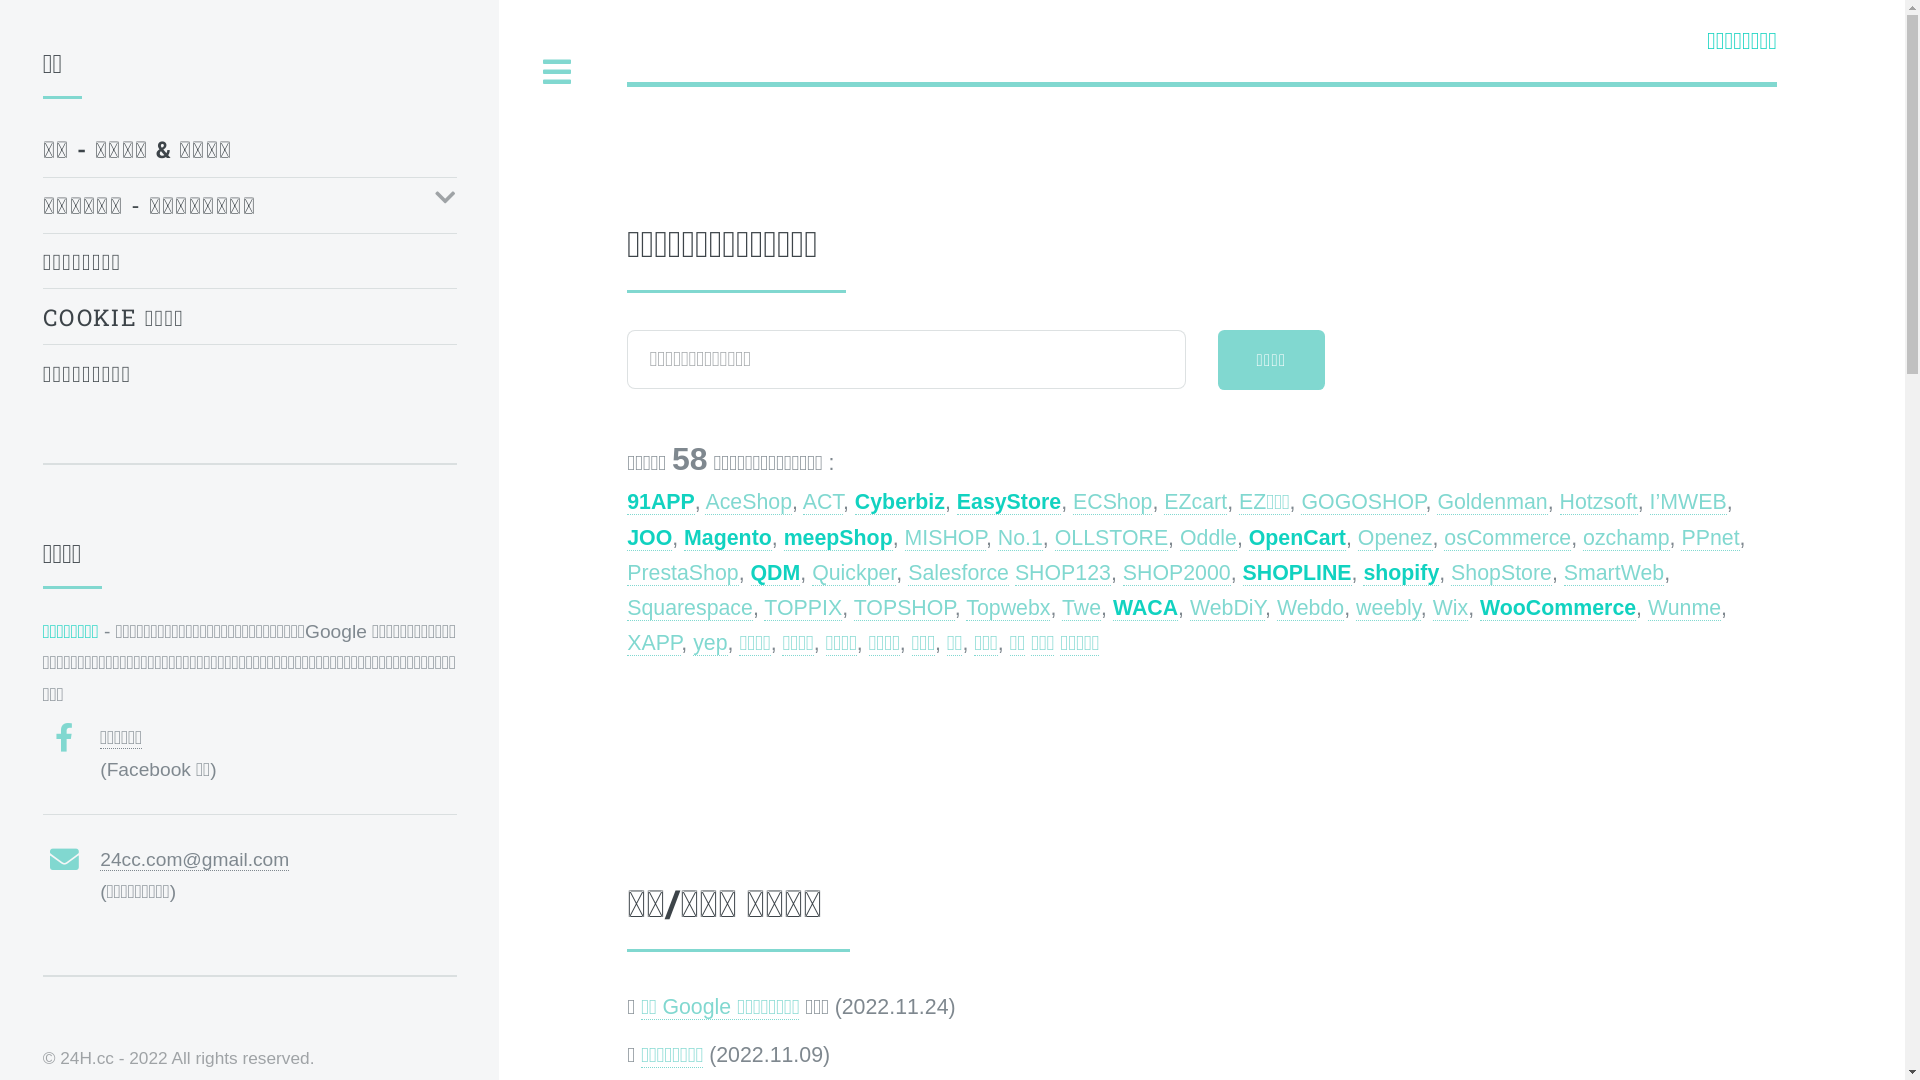 The width and height of the screenshot is (1920, 1080). What do you see at coordinates (556, 71) in the screenshot?
I see `'Toggle'` at bounding box center [556, 71].